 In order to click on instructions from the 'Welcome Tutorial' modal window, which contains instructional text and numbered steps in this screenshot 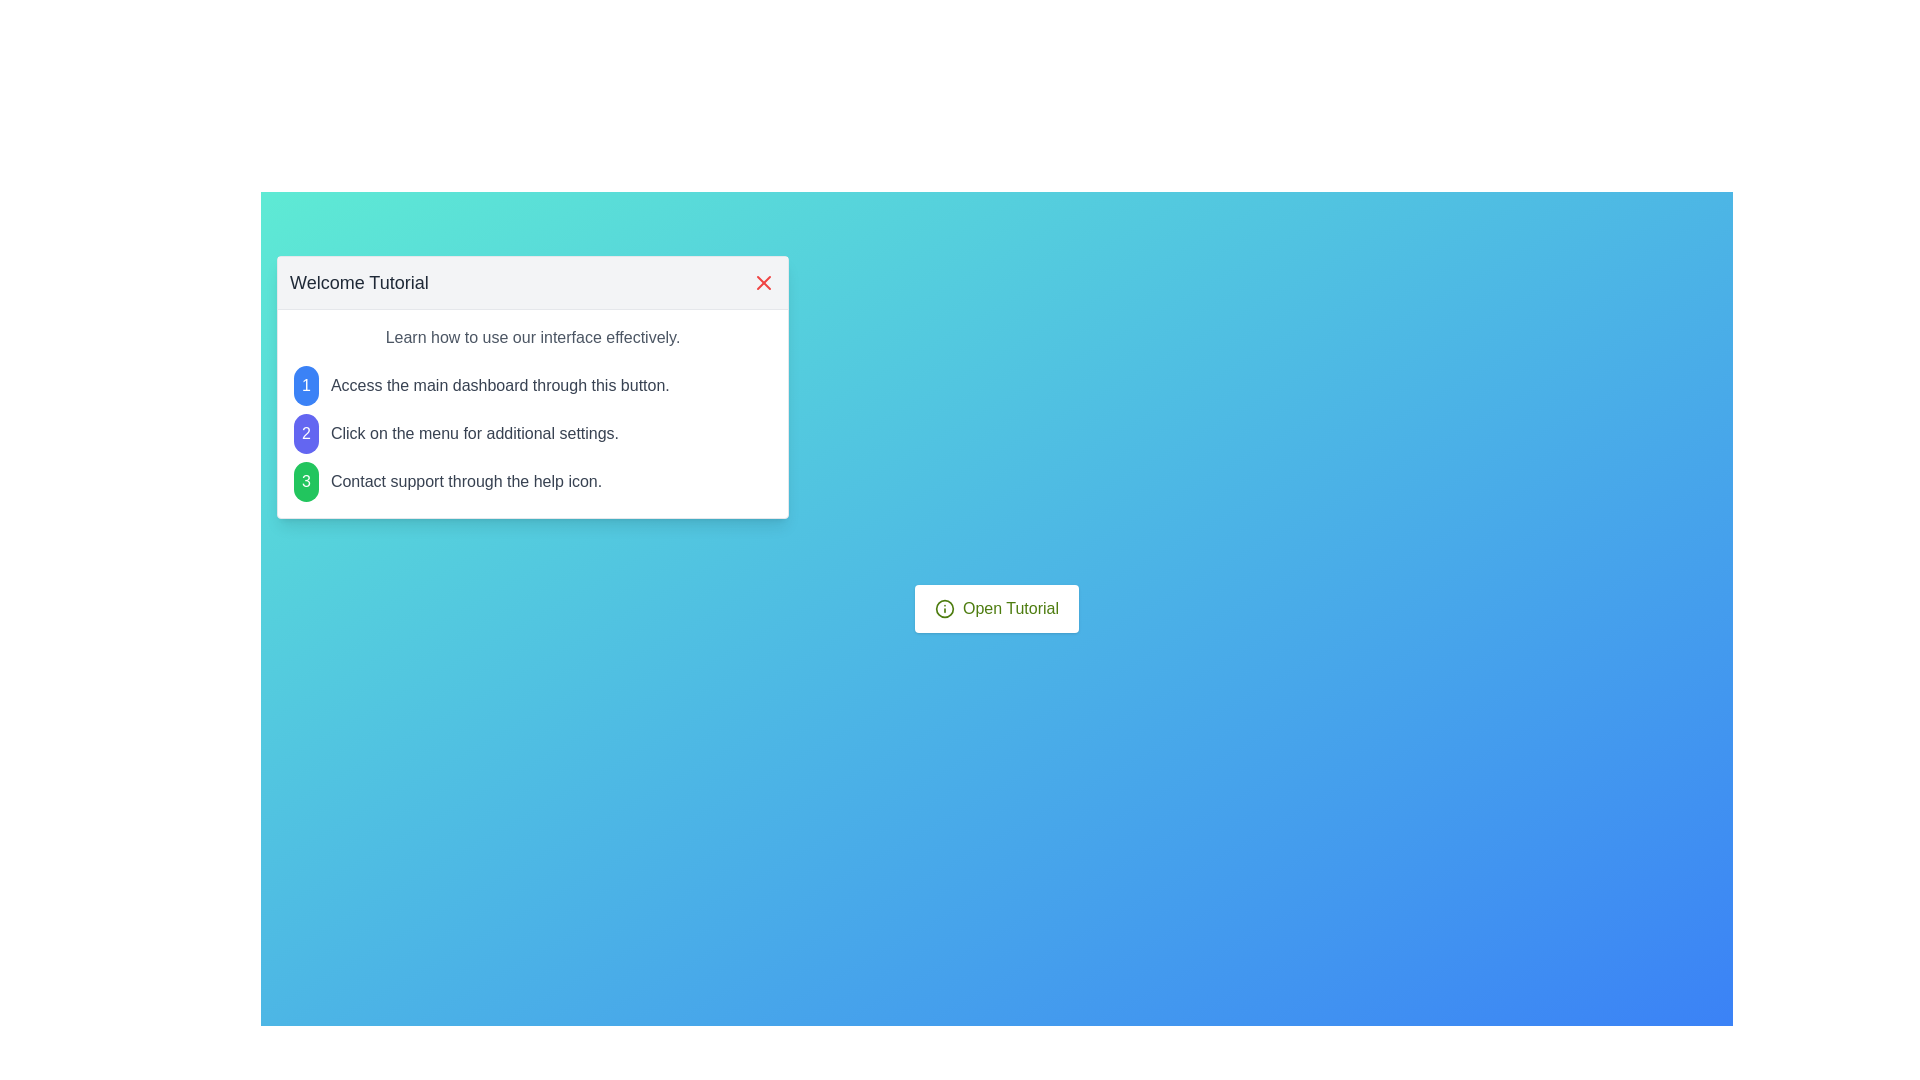, I will do `click(532, 387)`.